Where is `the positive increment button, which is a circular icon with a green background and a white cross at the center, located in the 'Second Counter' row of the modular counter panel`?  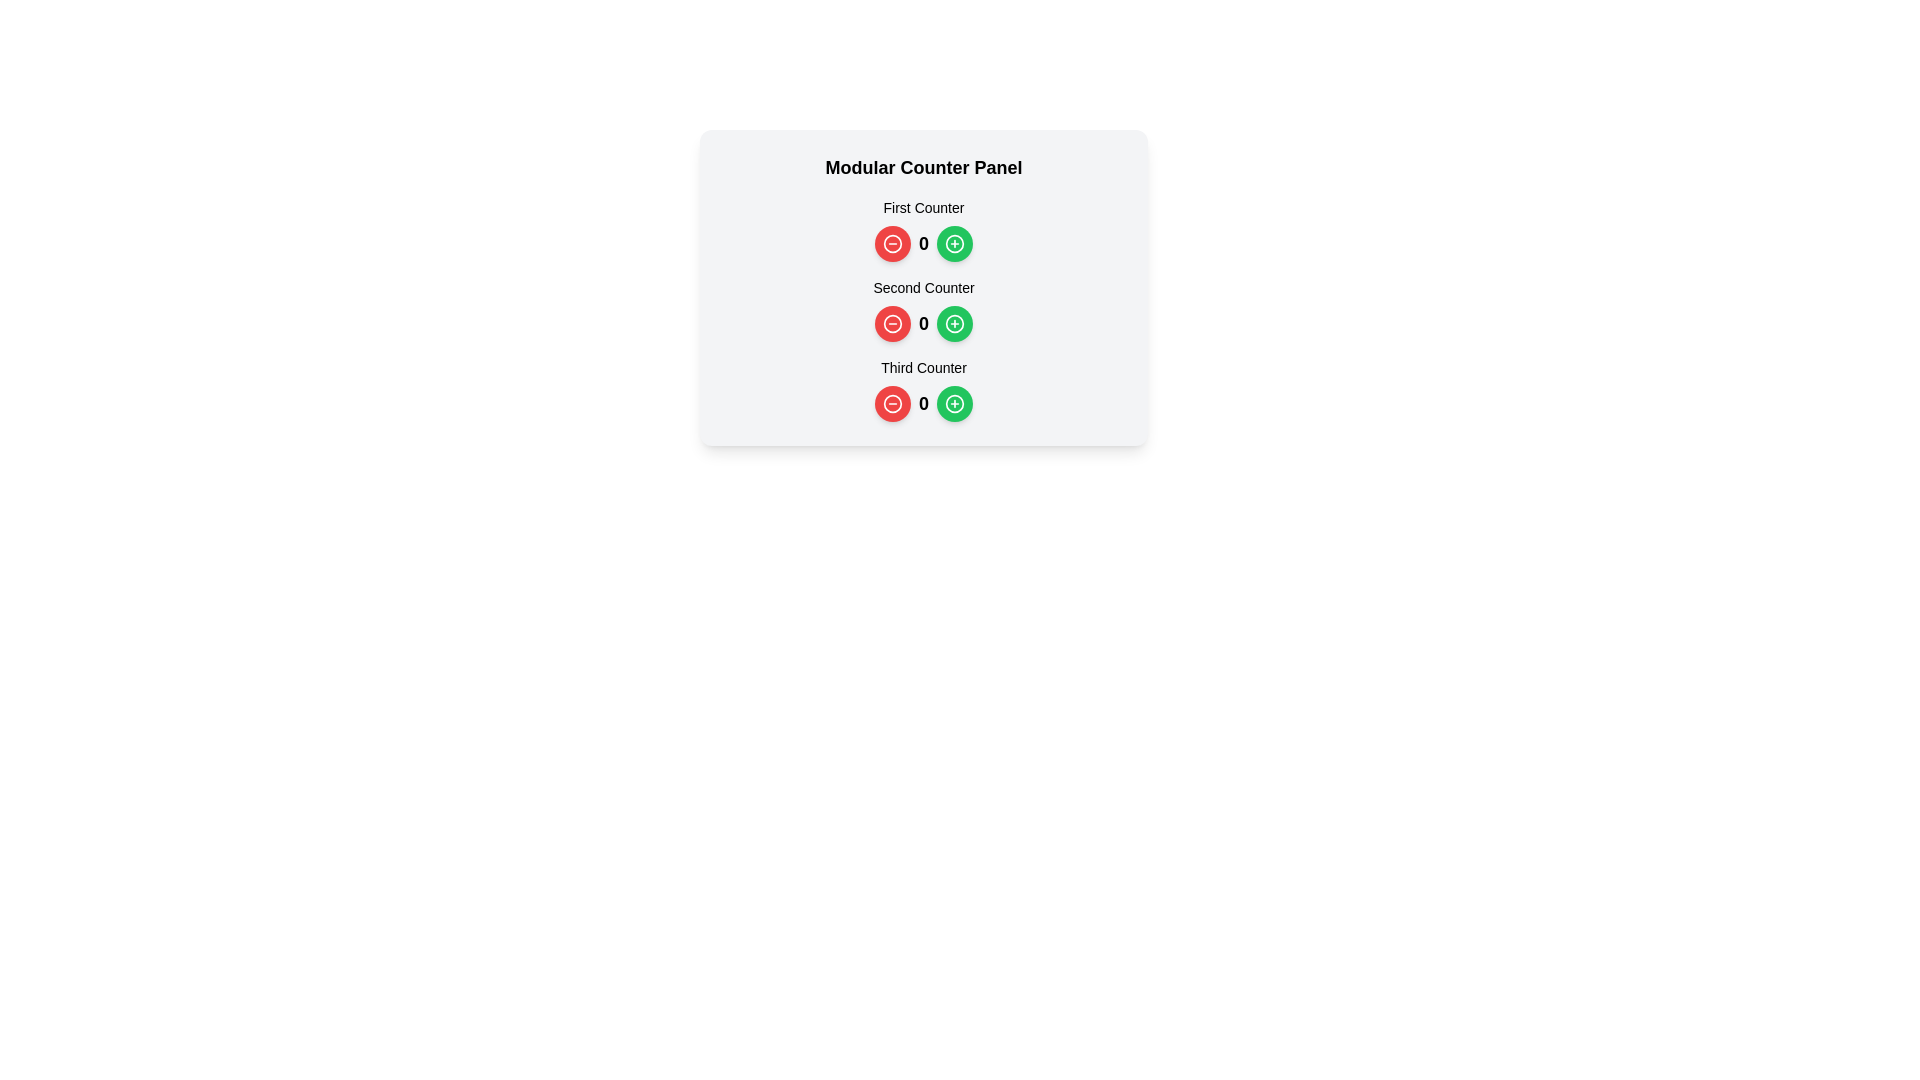
the positive increment button, which is a circular icon with a green background and a white cross at the center, located in the 'Second Counter' row of the modular counter panel is located at coordinates (954, 323).